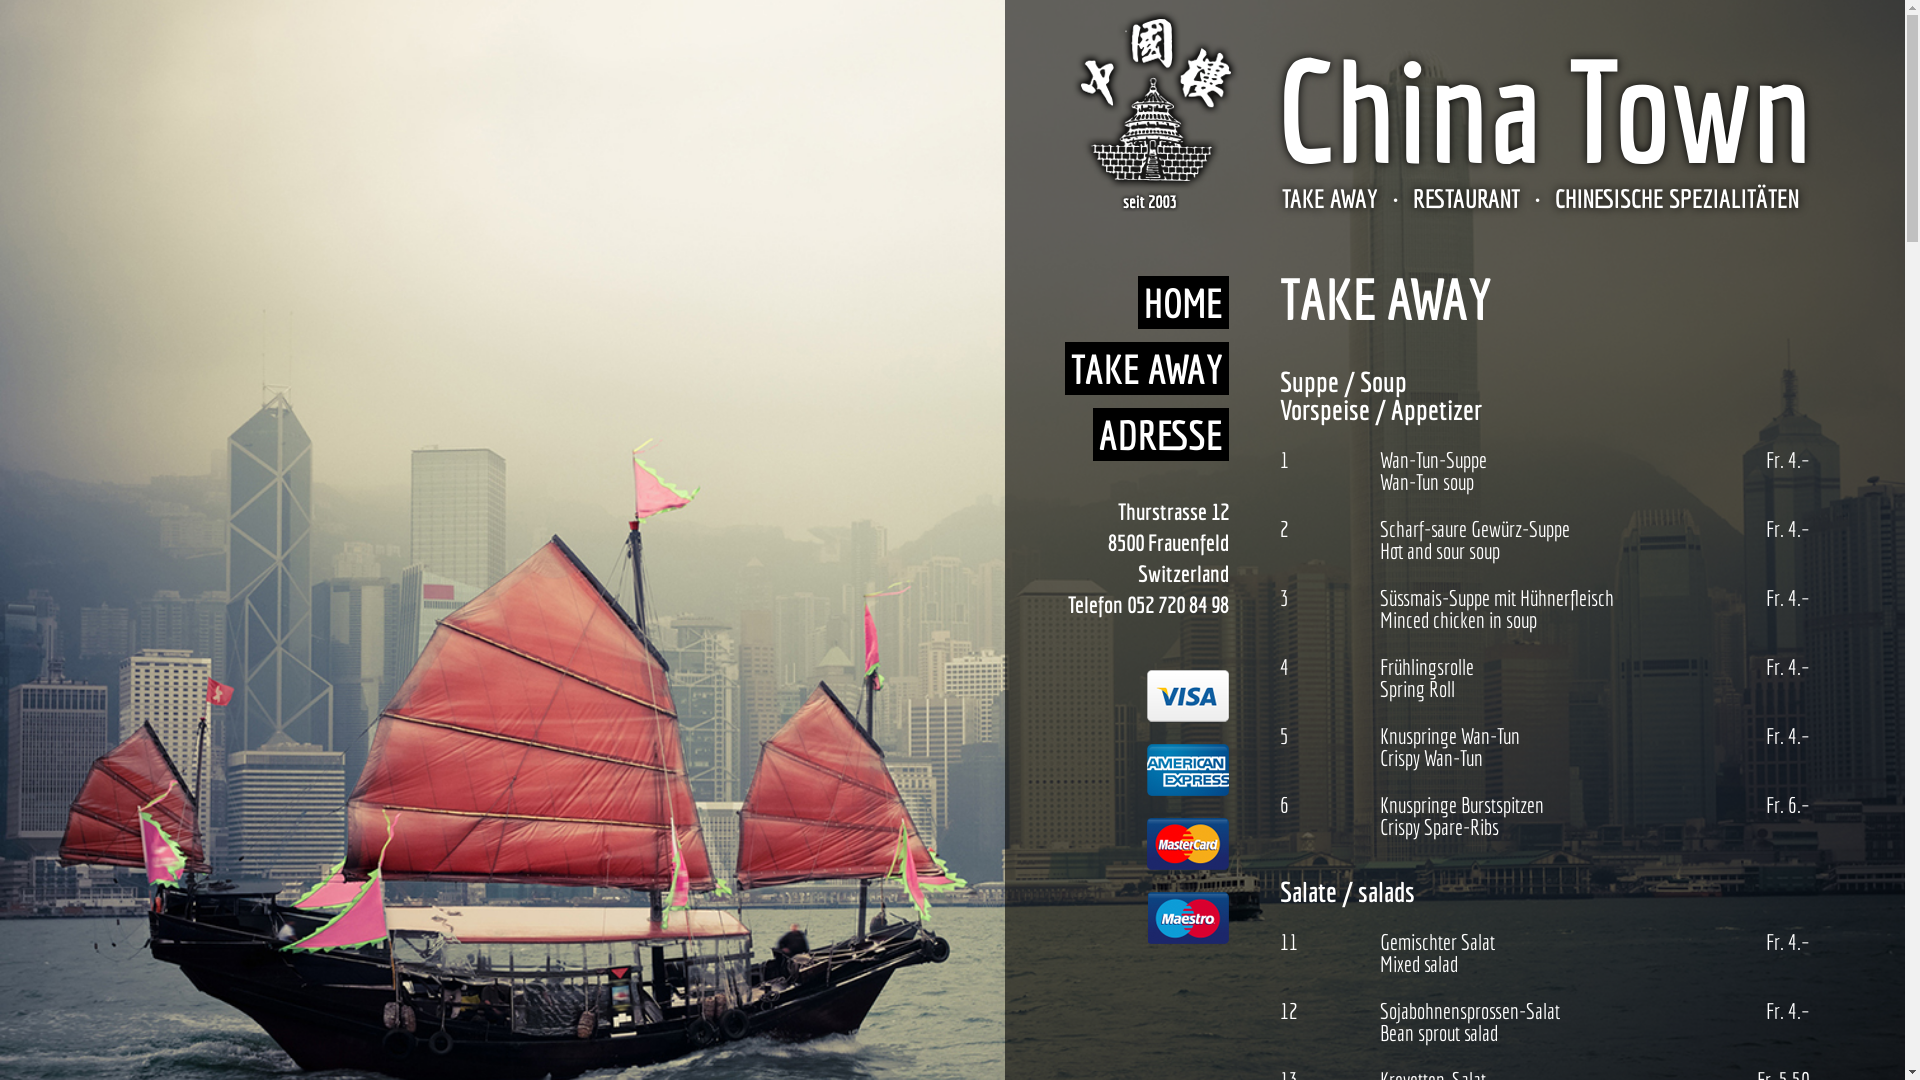  What do you see at coordinates (1183, 302) in the screenshot?
I see `'HOME'` at bounding box center [1183, 302].